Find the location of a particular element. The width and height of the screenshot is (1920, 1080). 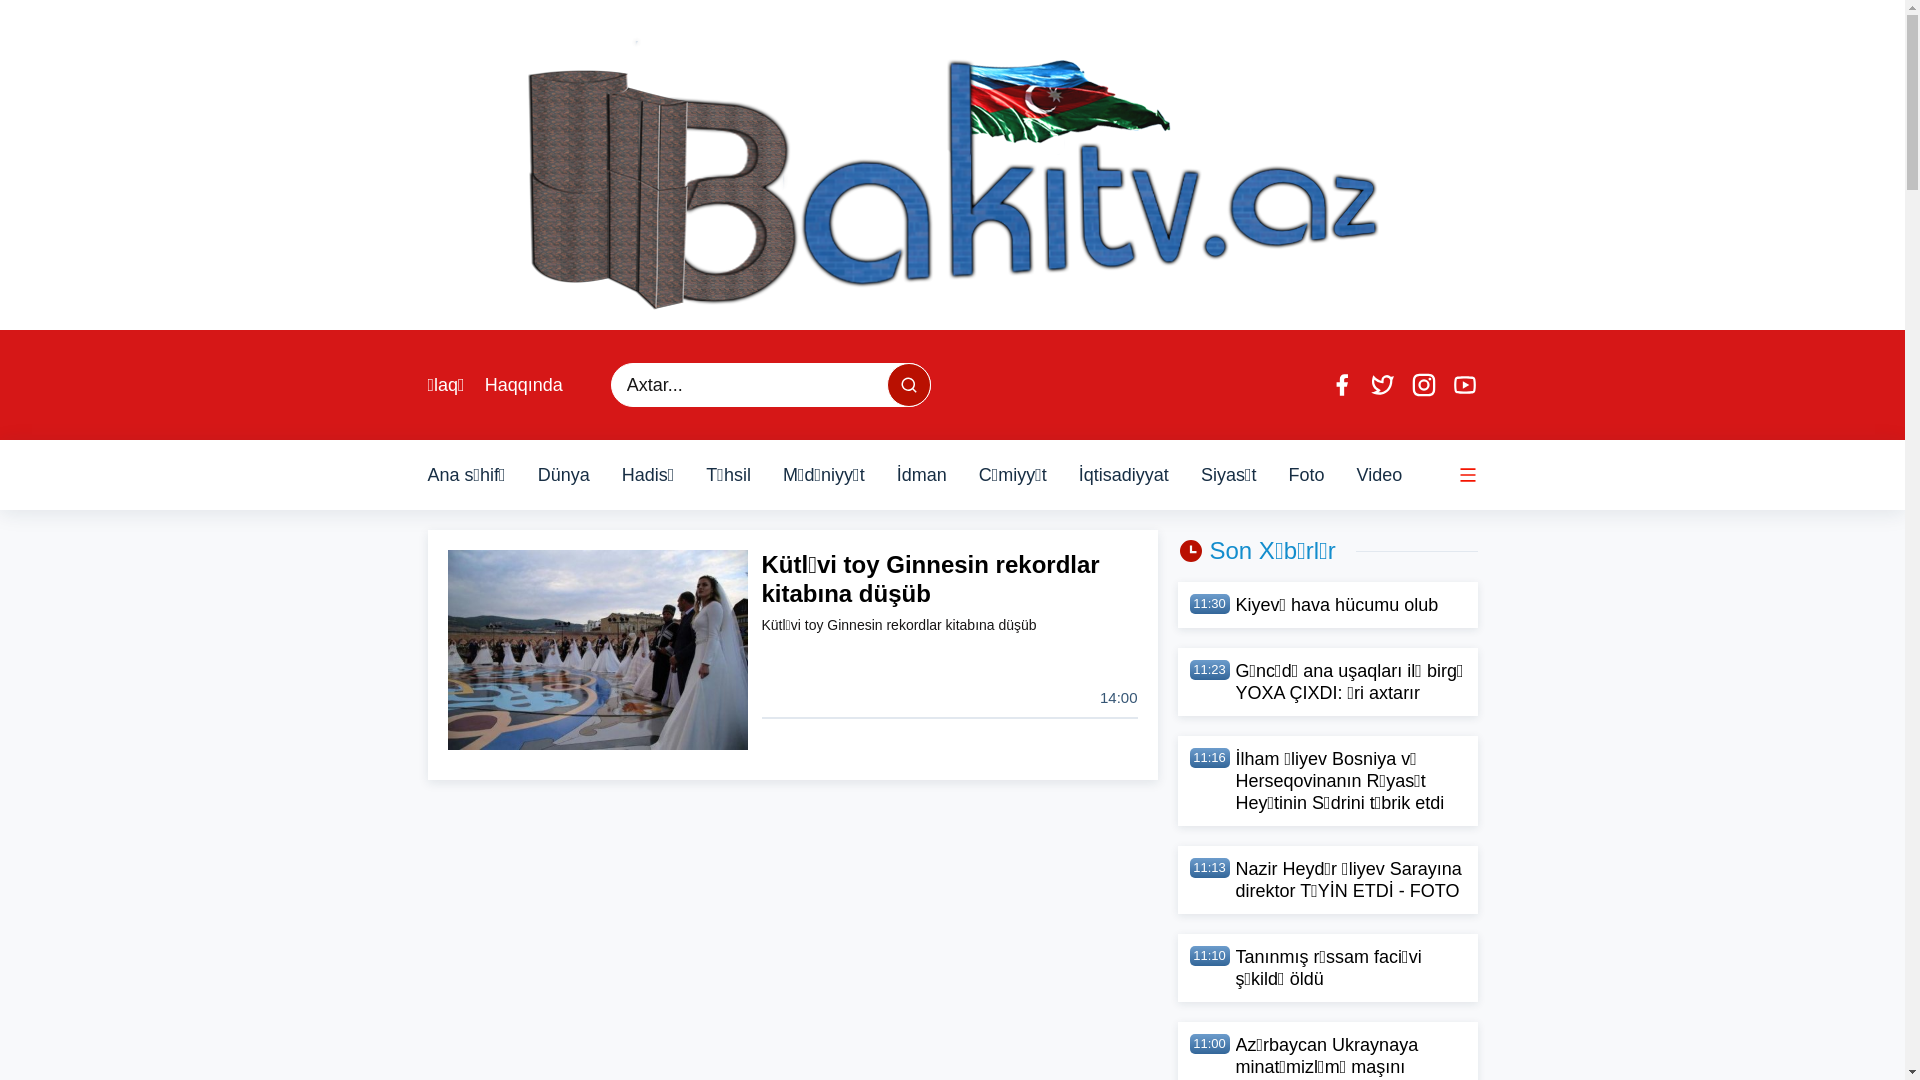

'Video' is located at coordinates (1356, 474).